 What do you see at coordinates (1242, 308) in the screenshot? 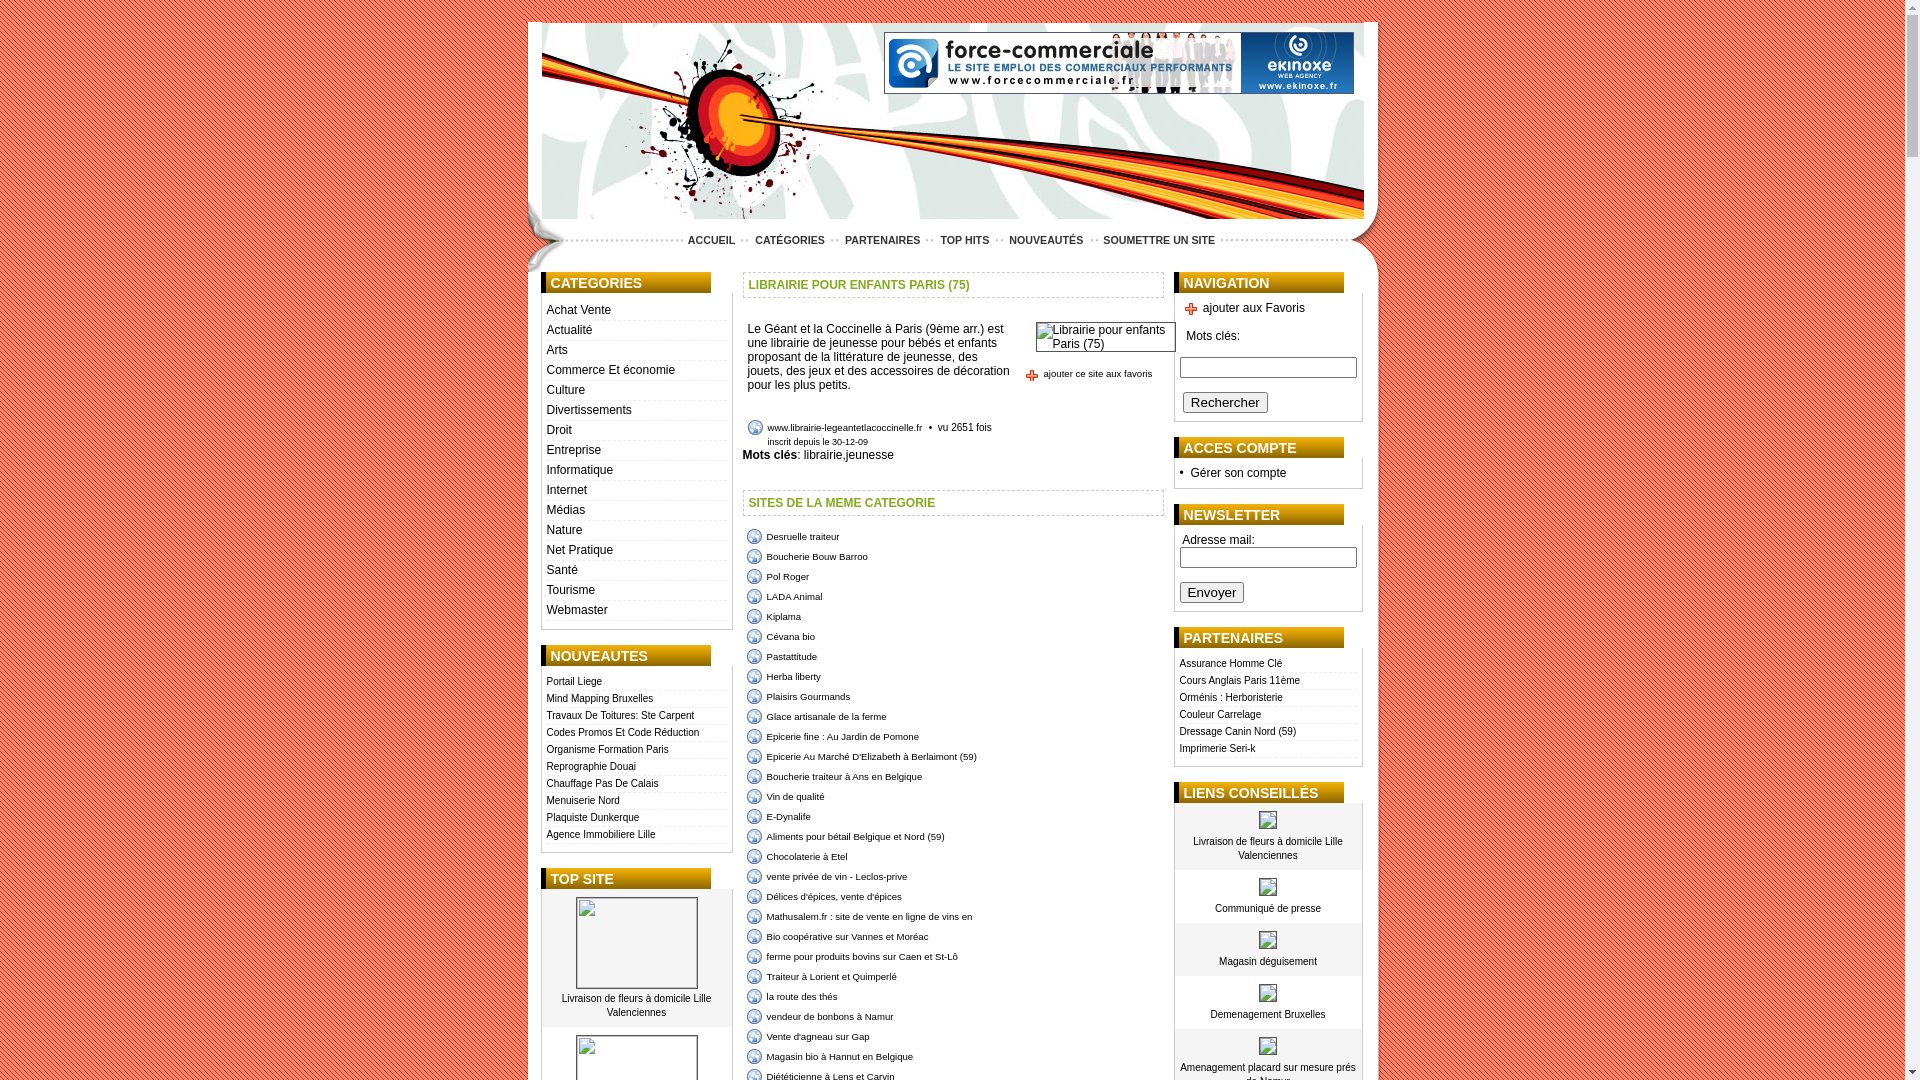
I see `'ajouter aux Favoris'` at bounding box center [1242, 308].